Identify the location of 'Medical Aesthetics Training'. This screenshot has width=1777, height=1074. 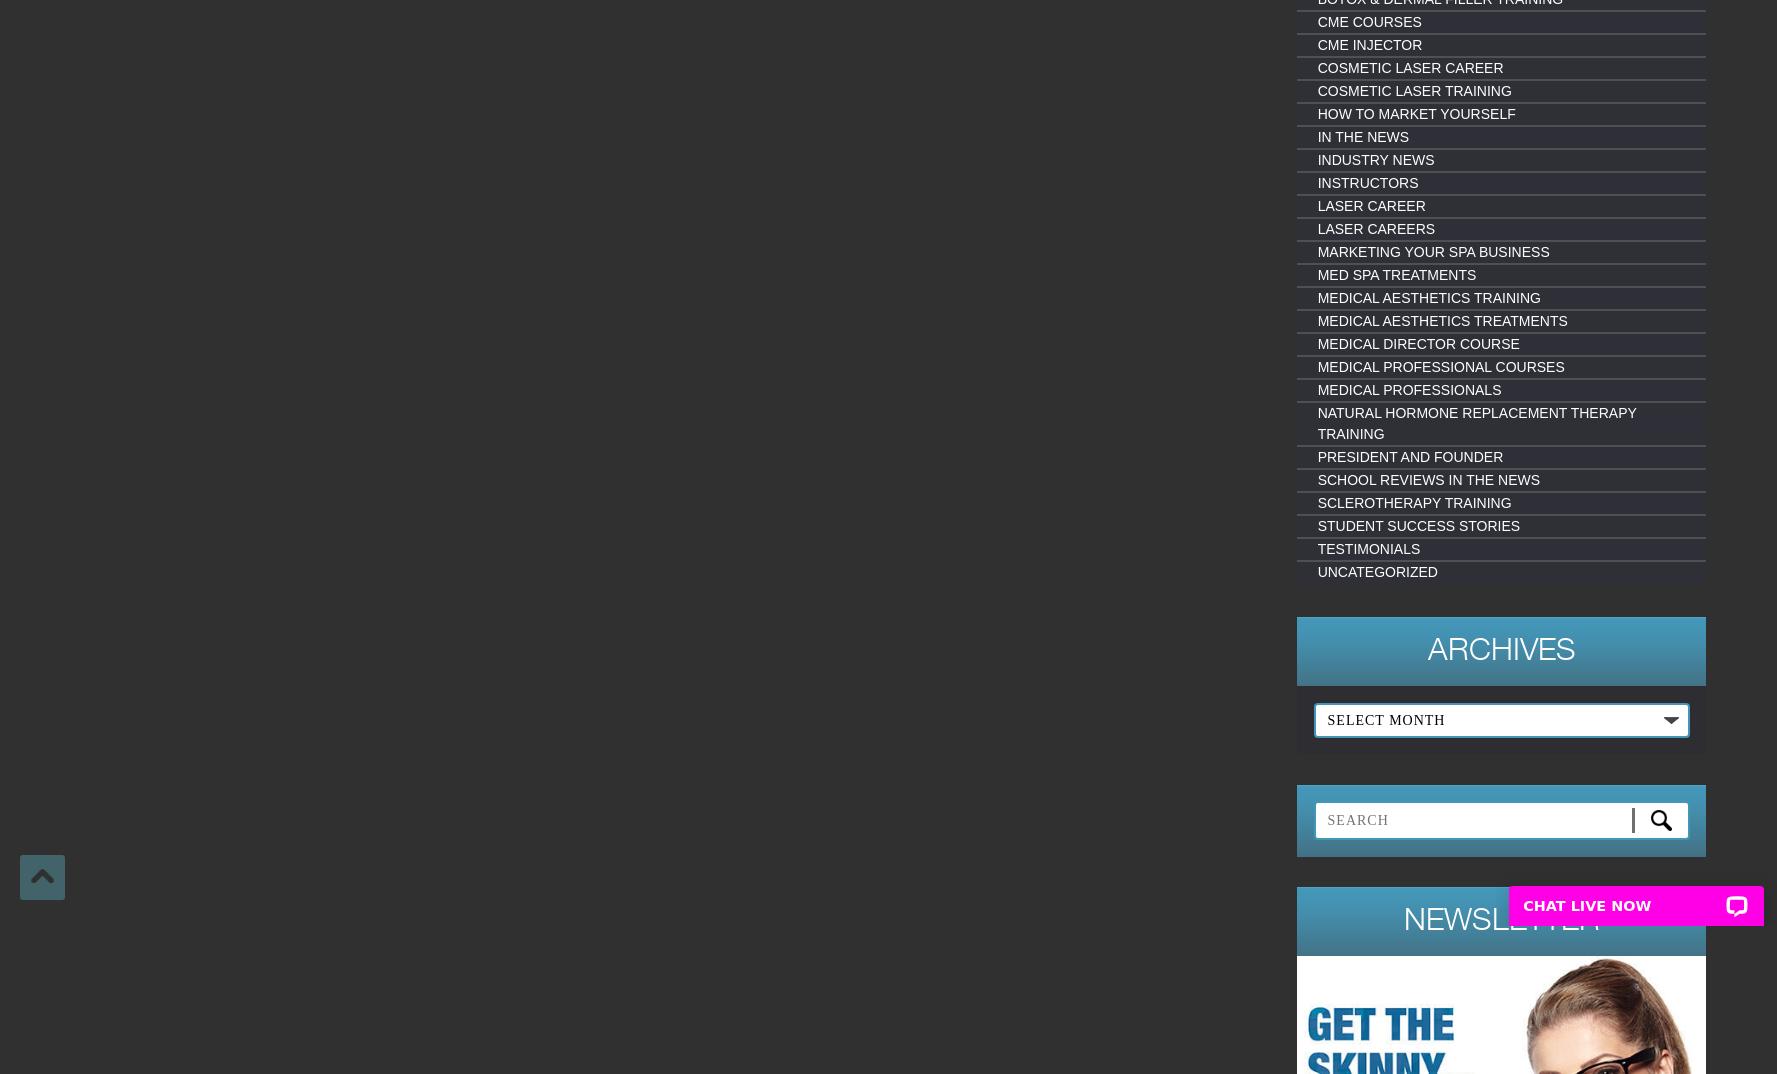
(1427, 298).